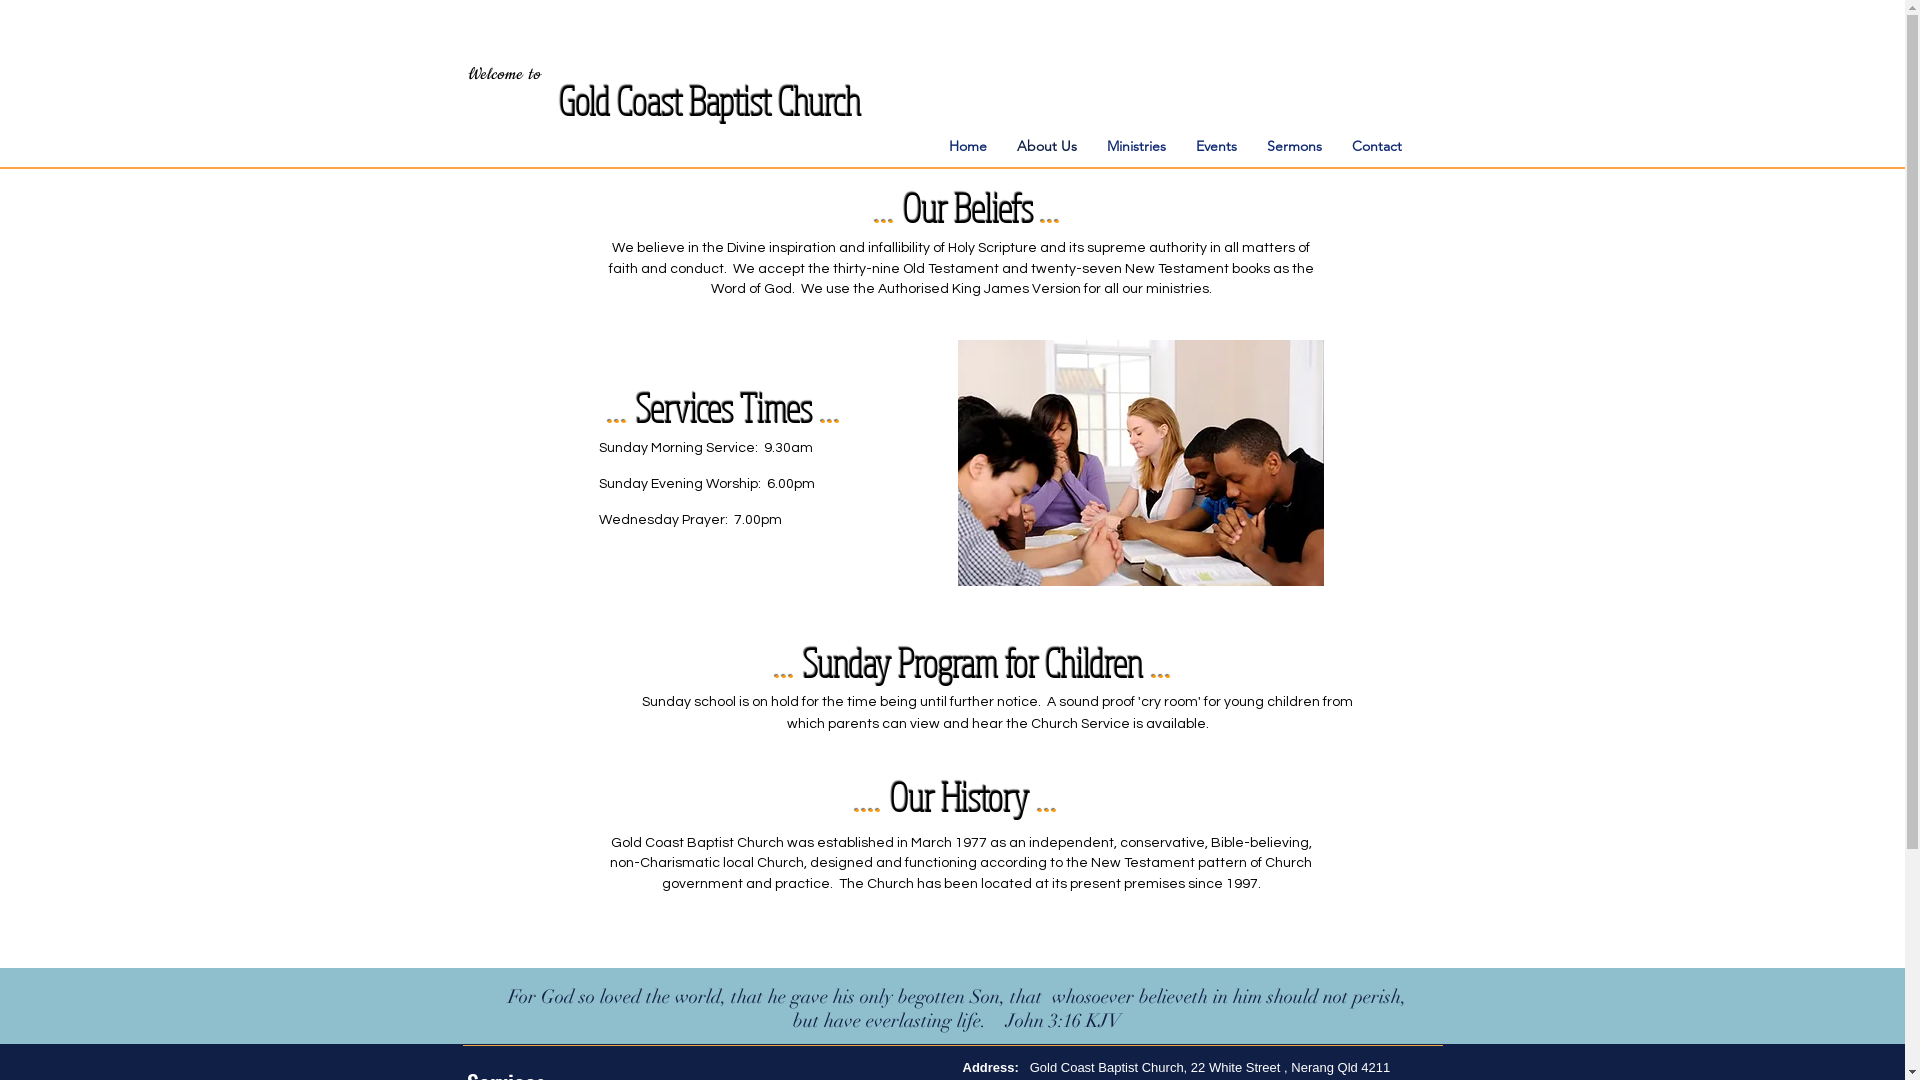  What do you see at coordinates (1045, 145) in the screenshot?
I see `'About Us'` at bounding box center [1045, 145].